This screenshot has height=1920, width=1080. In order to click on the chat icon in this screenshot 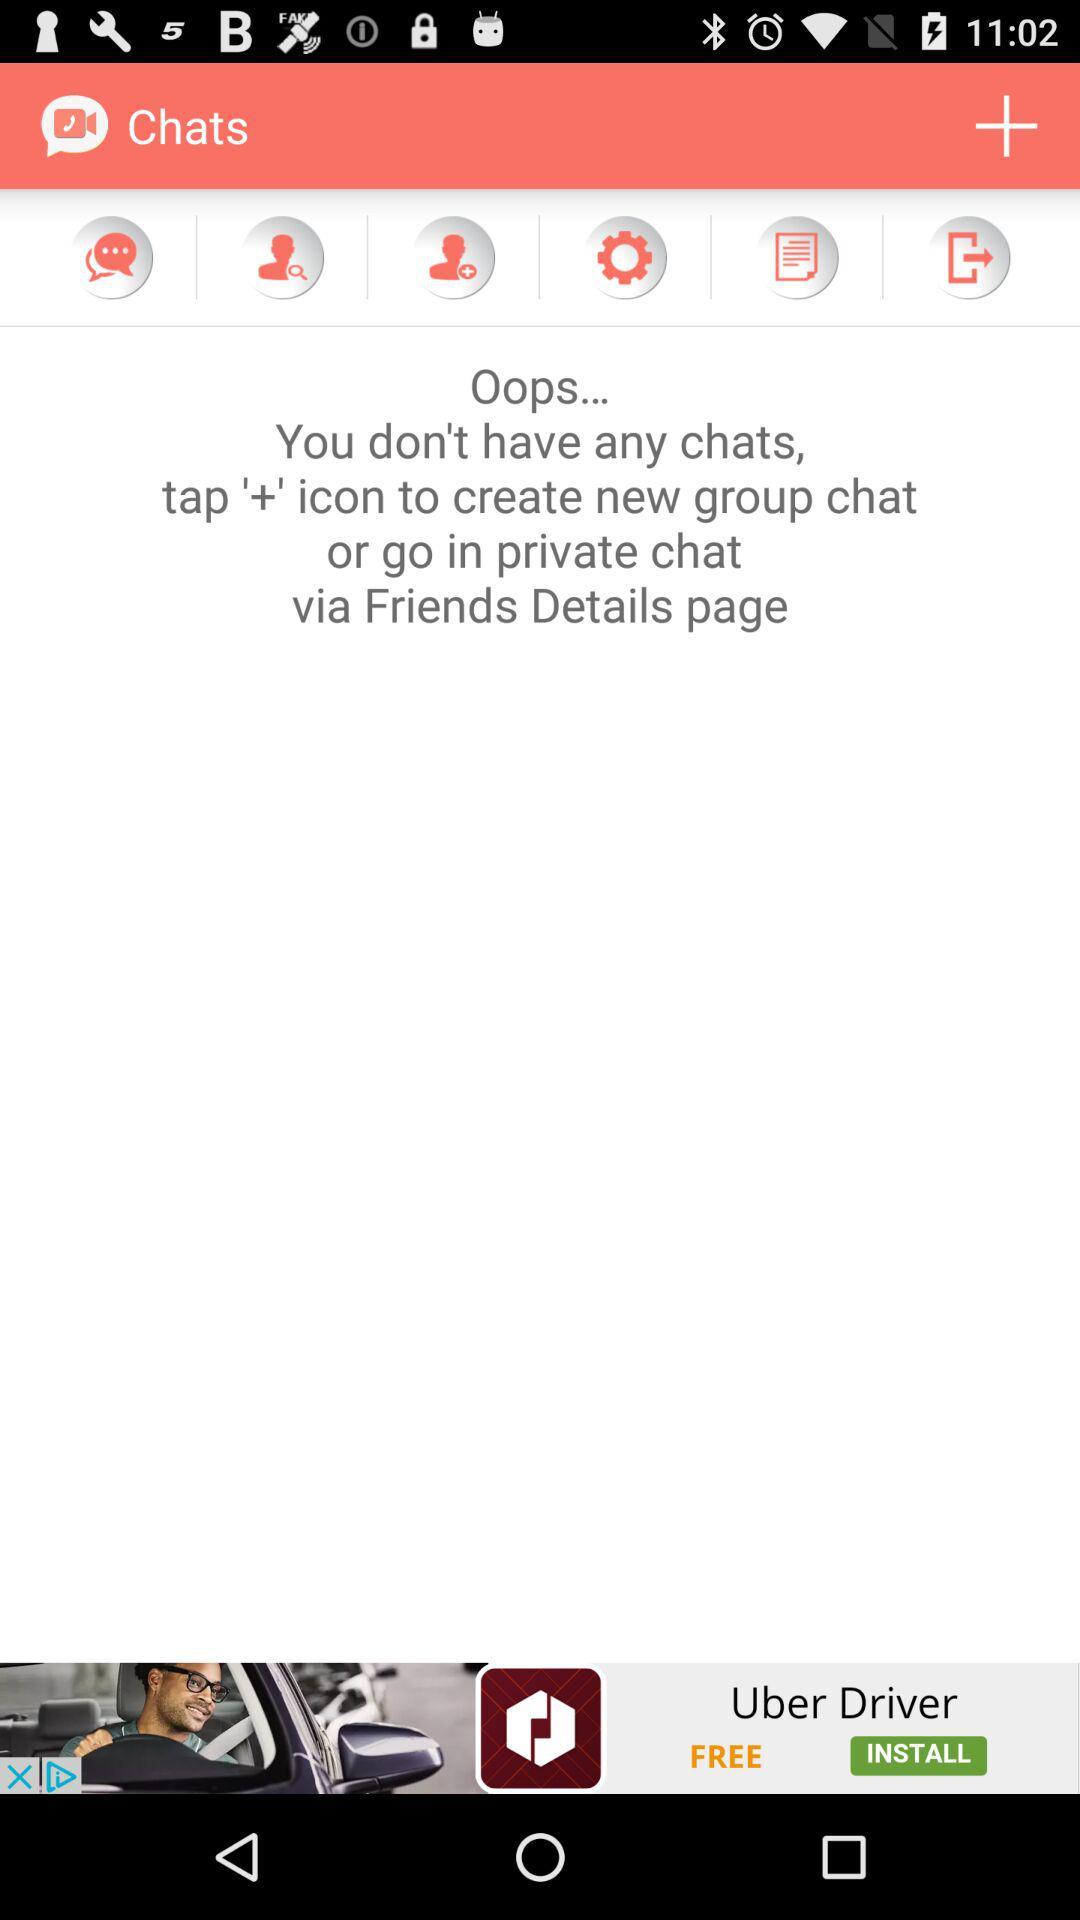, I will do `click(111, 274)`.